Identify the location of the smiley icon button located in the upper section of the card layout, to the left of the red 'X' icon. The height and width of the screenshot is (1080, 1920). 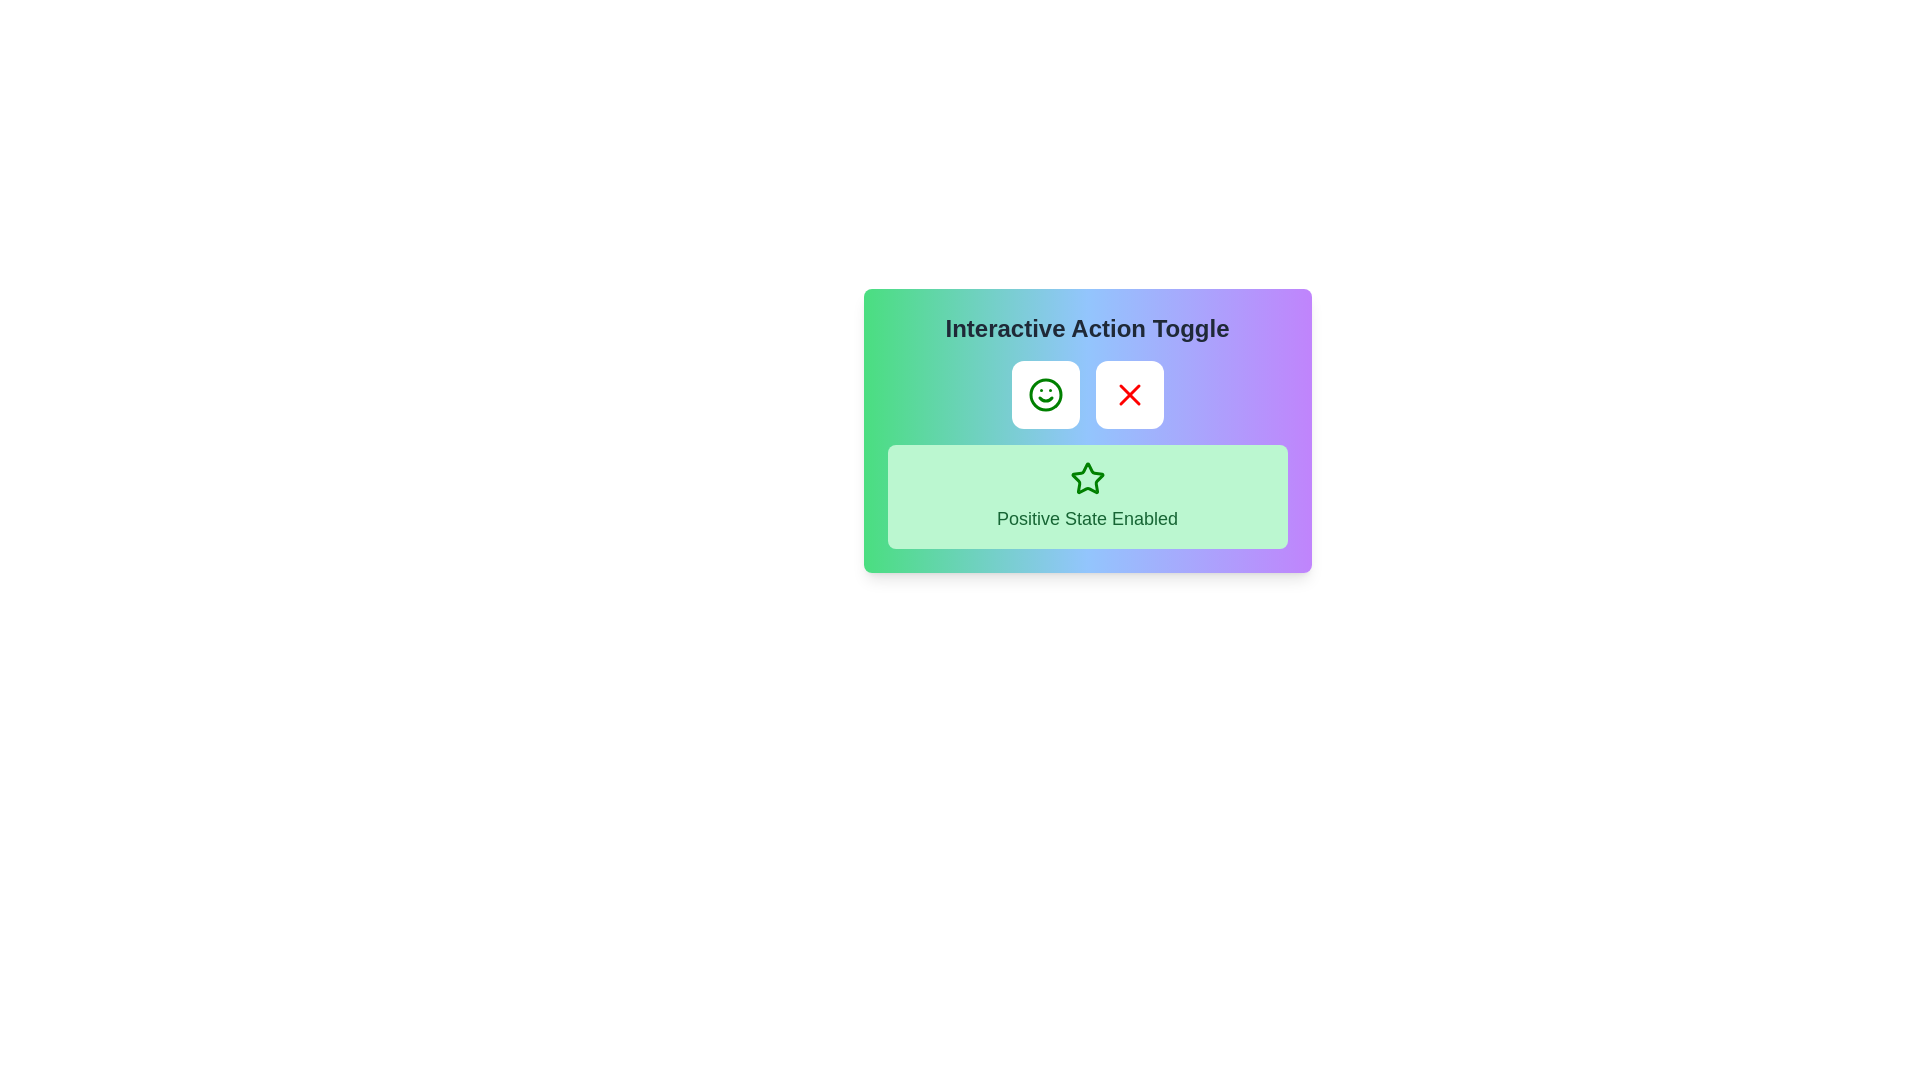
(1044, 394).